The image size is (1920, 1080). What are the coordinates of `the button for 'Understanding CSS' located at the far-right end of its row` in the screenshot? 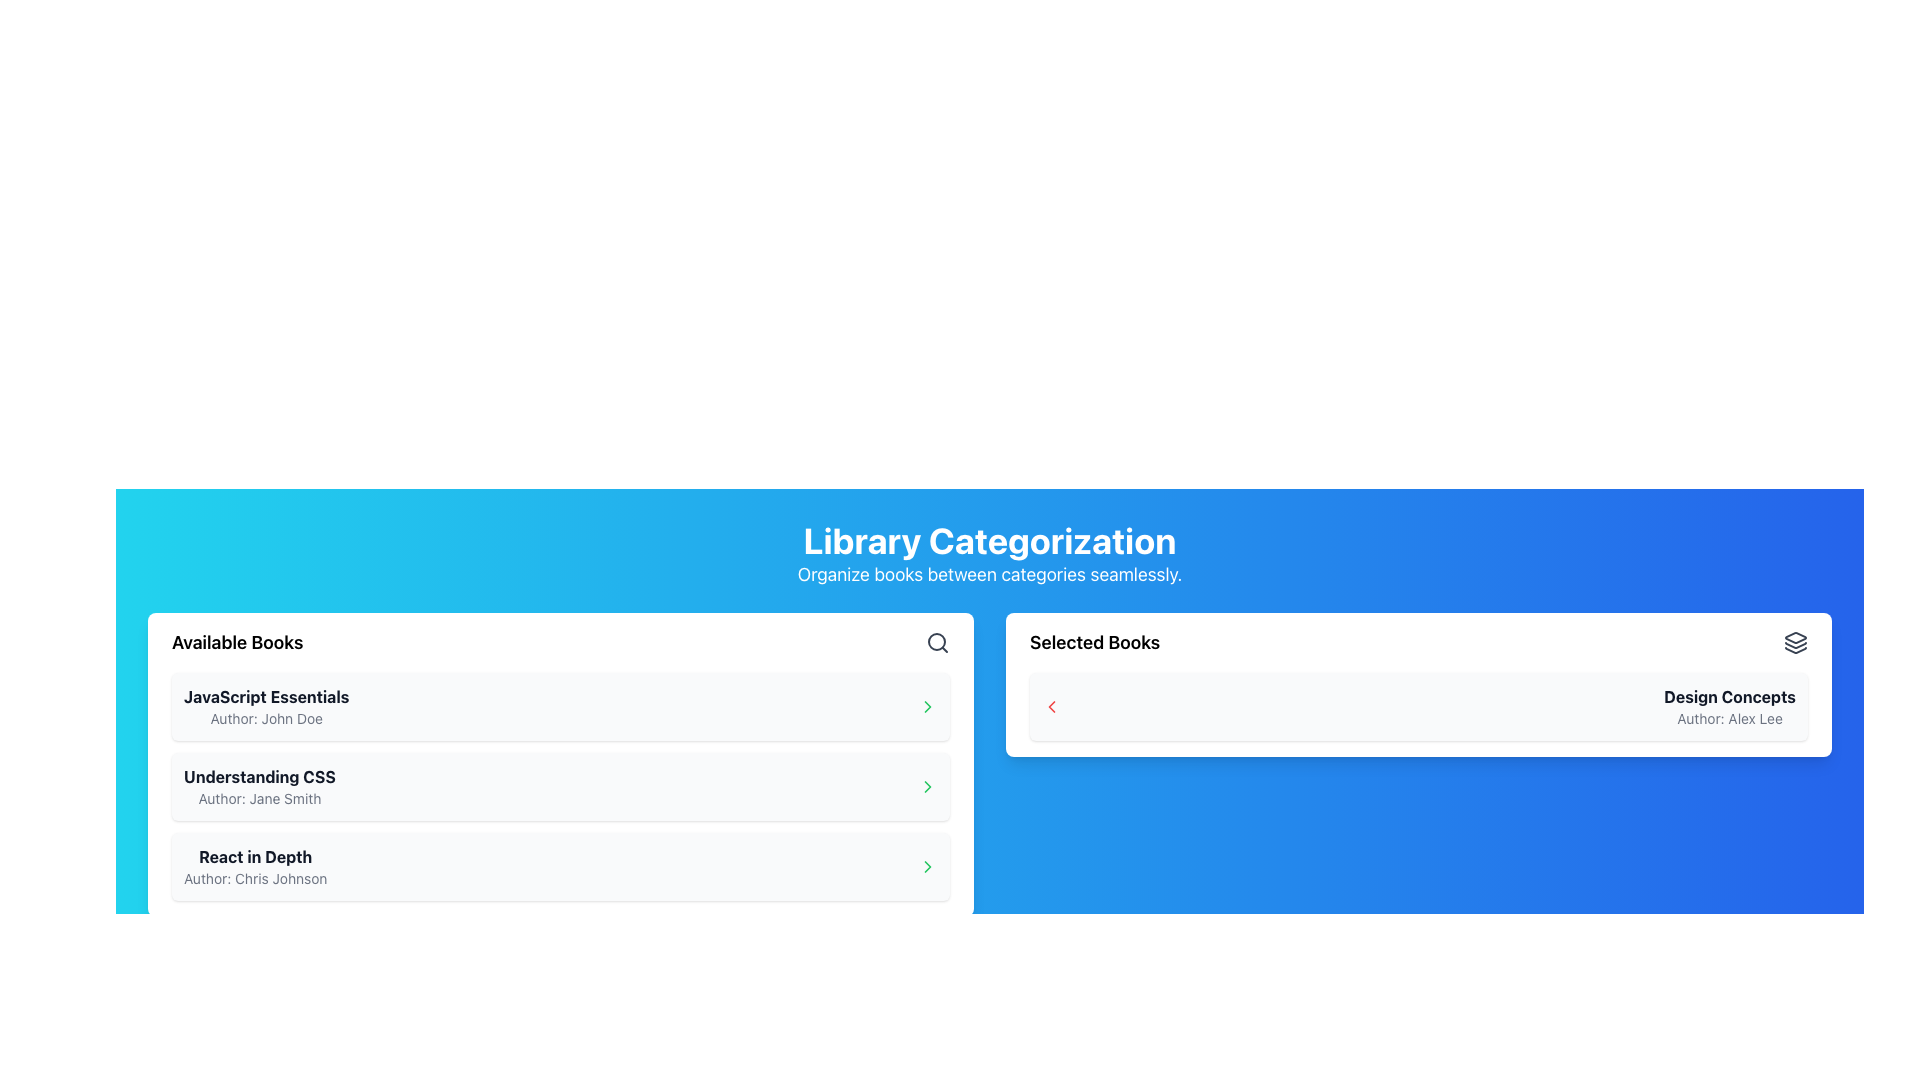 It's located at (926, 785).